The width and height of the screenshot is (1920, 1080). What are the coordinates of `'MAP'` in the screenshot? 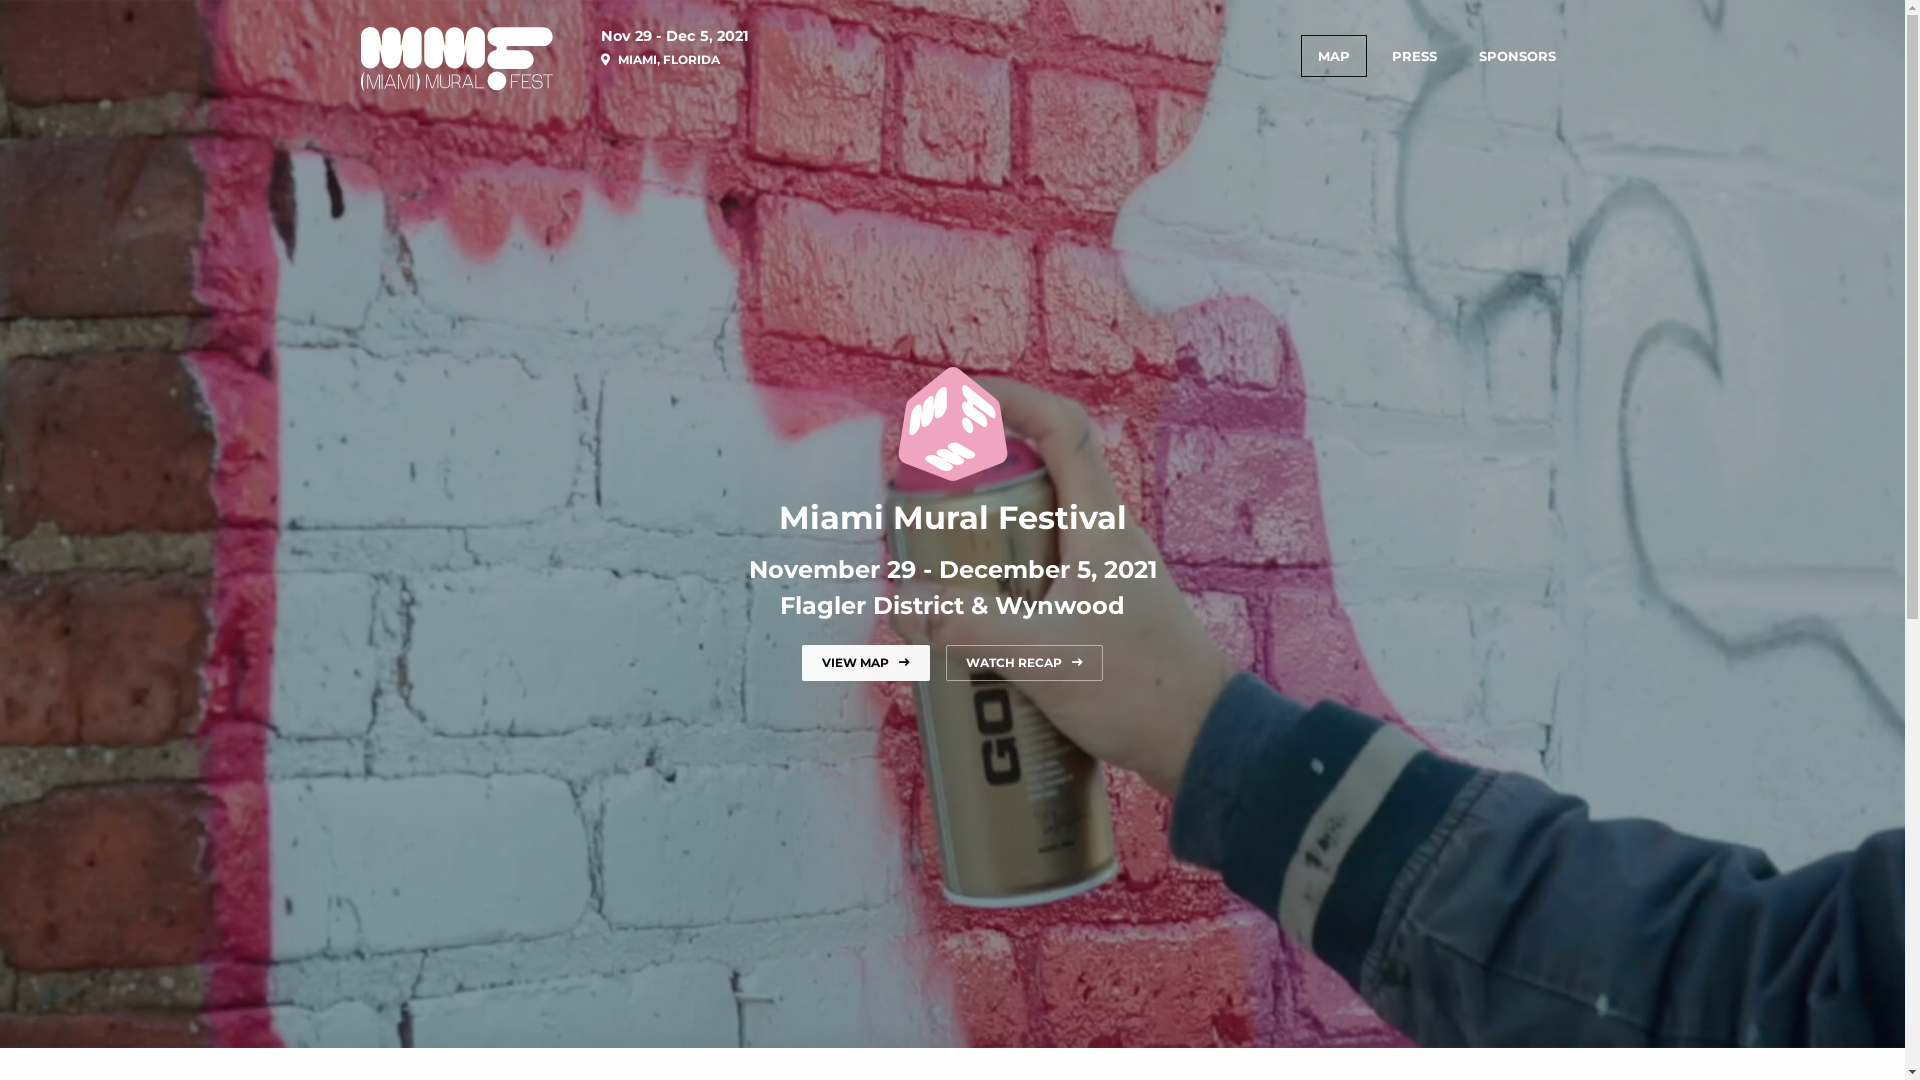 It's located at (1333, 55).